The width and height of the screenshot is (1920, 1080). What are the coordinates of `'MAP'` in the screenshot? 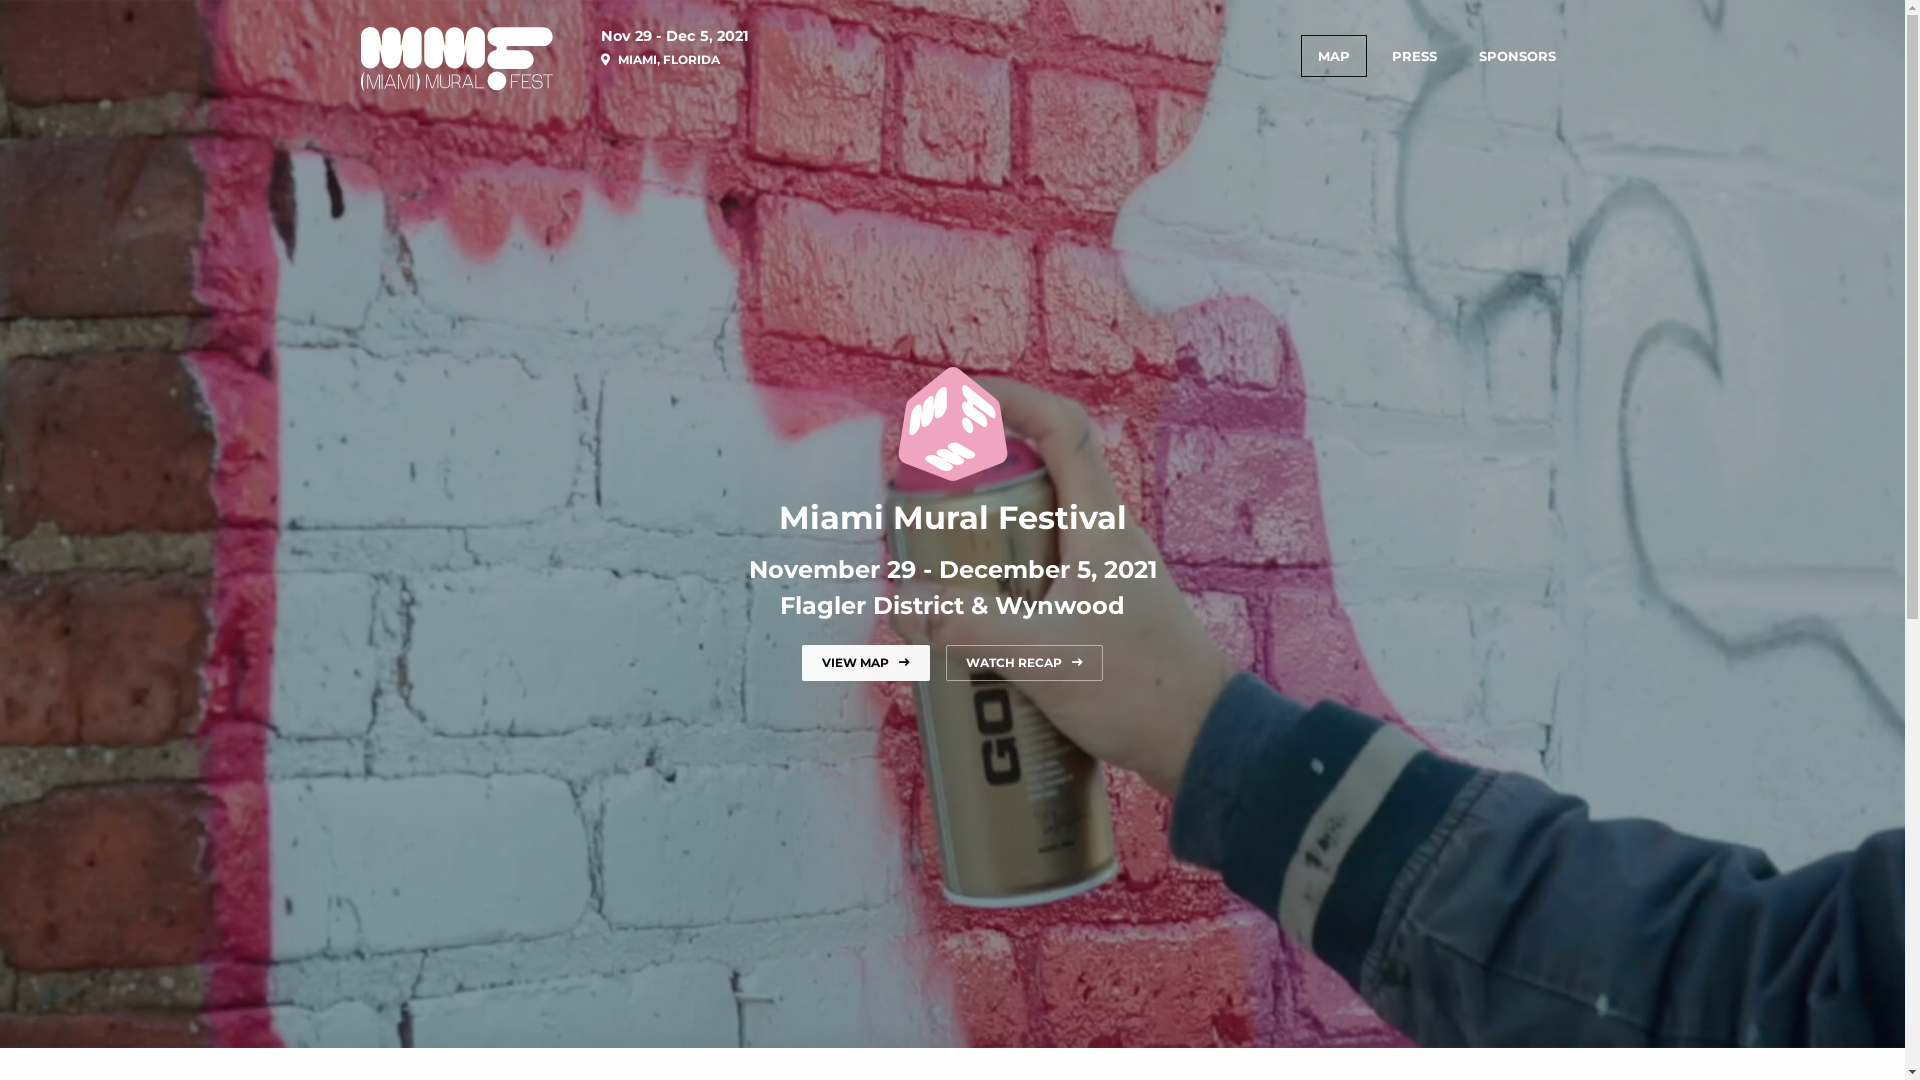 It's located at (1333, 55).